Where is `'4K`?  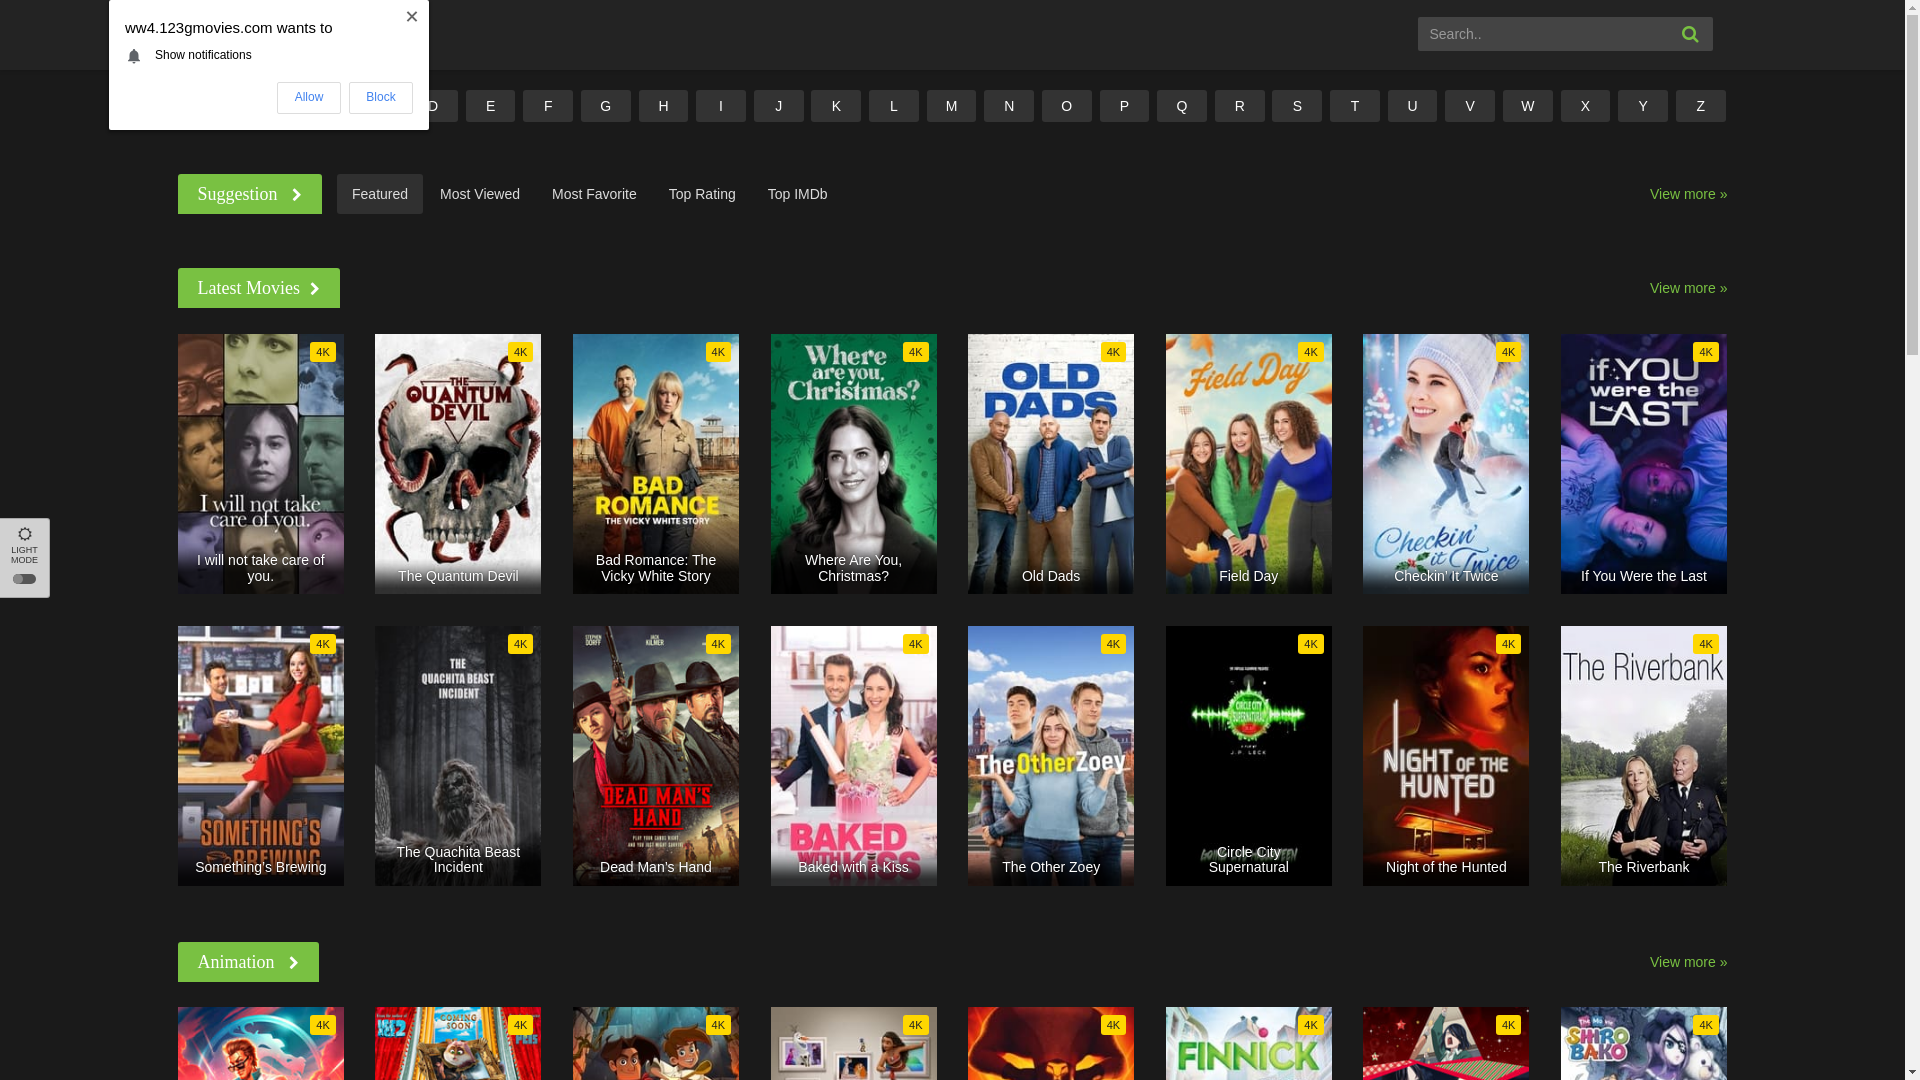 '4K is located at coordinates (1247, 463).